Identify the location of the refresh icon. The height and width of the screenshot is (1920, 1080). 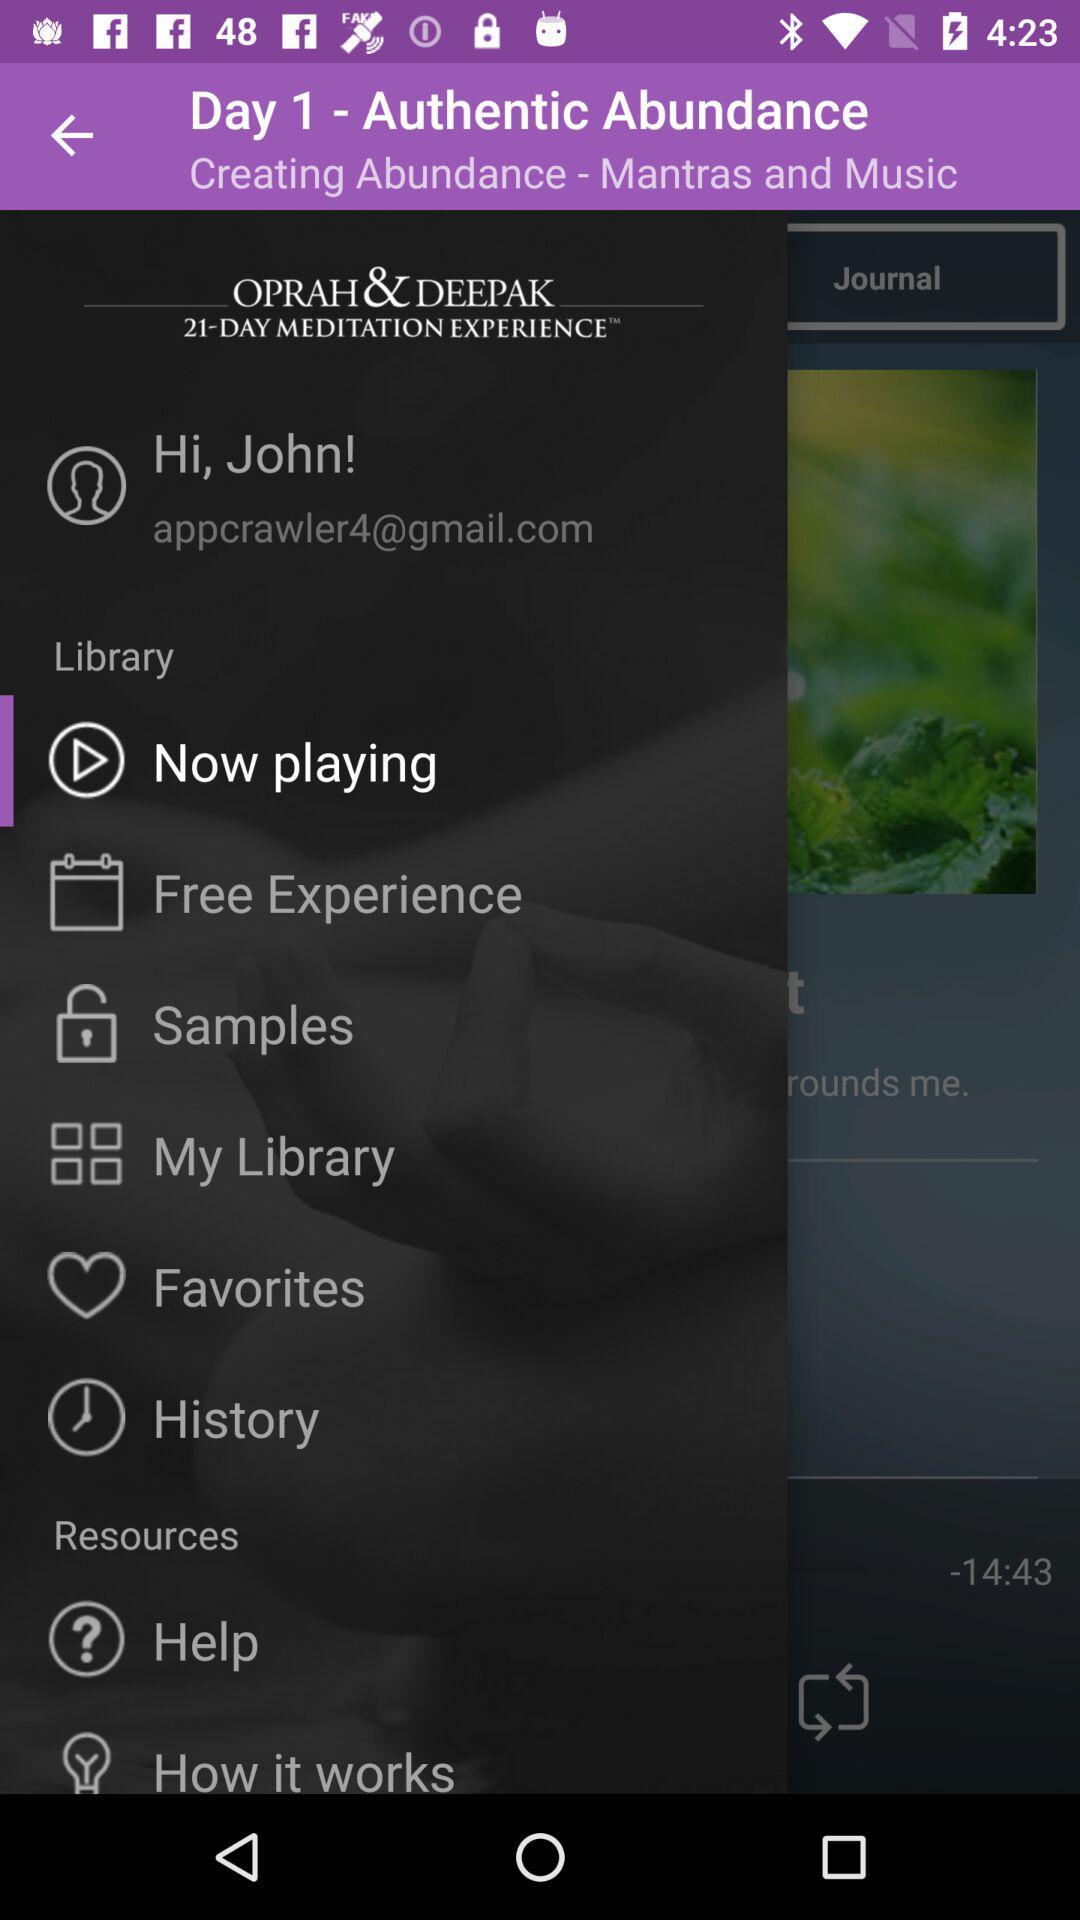
(833, 1701).